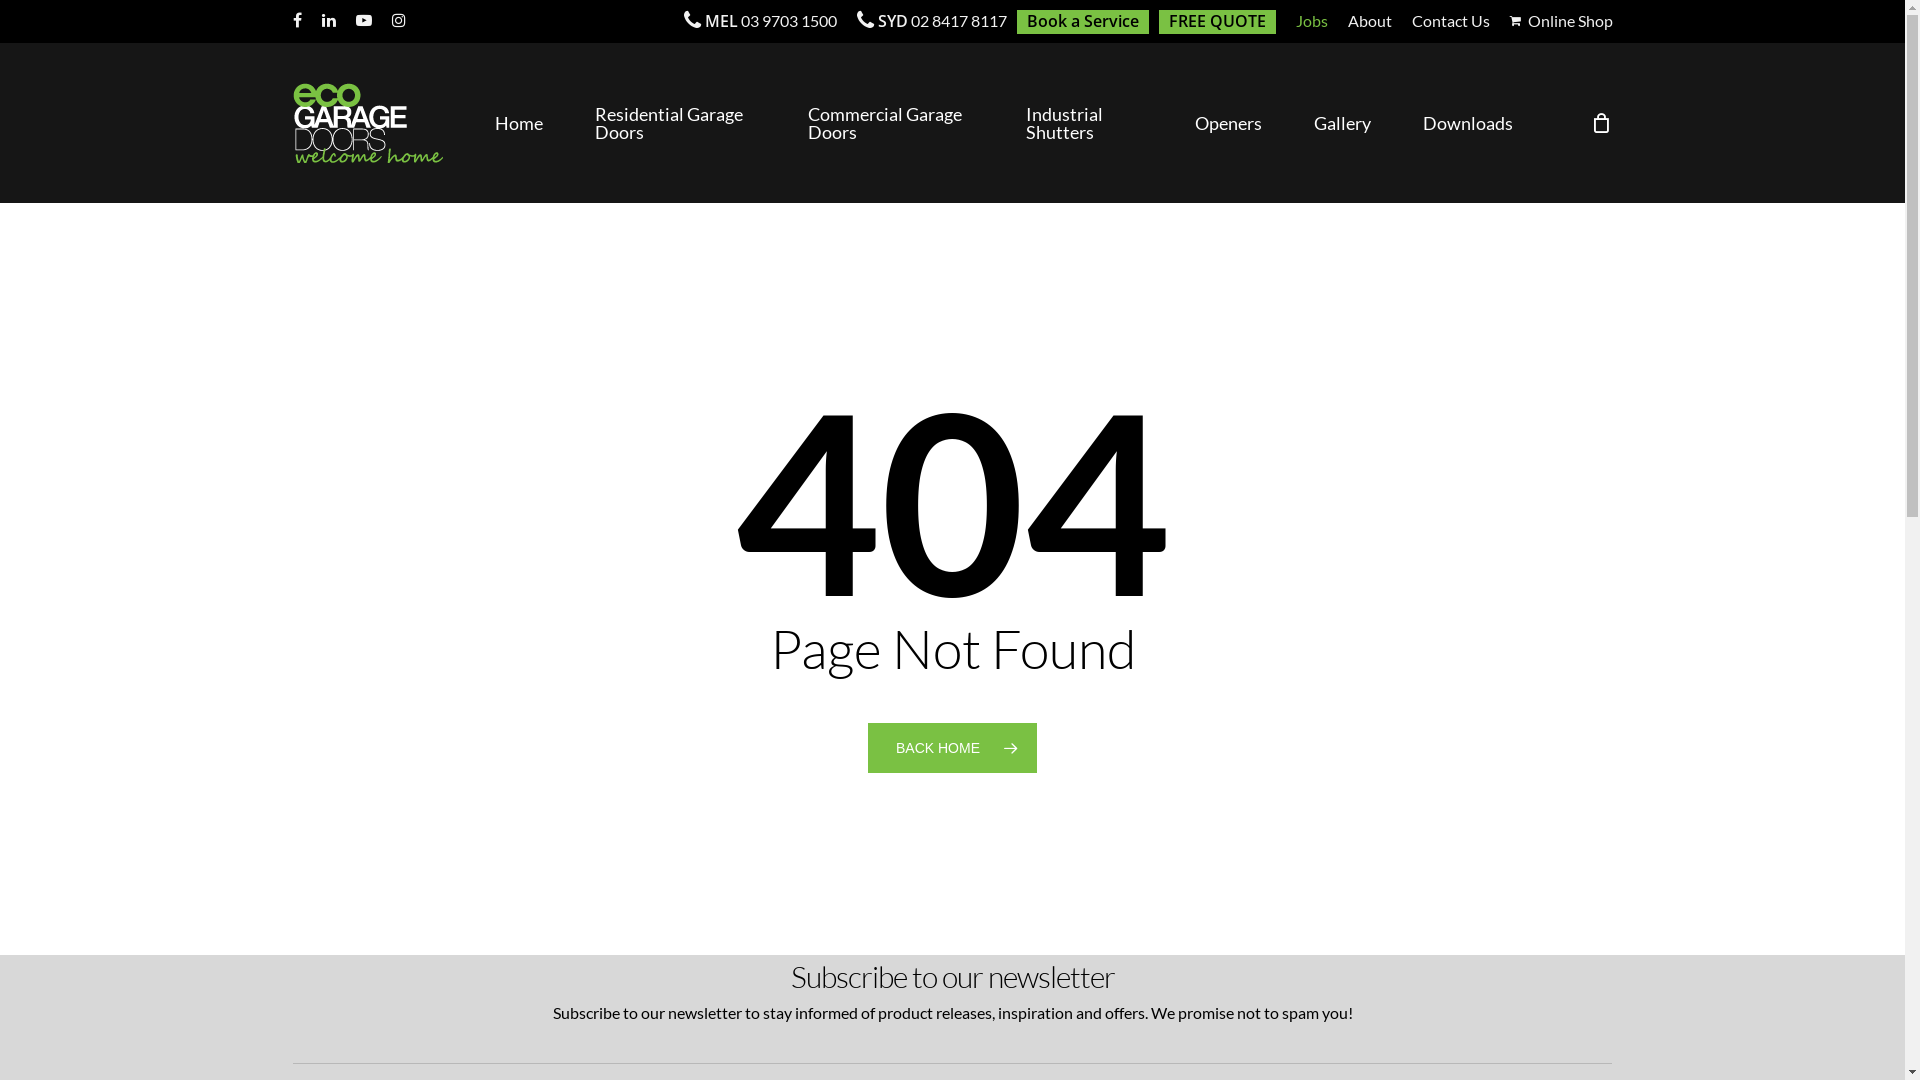  I want to click on 'Industrial Shutters', so click(1083, 123).